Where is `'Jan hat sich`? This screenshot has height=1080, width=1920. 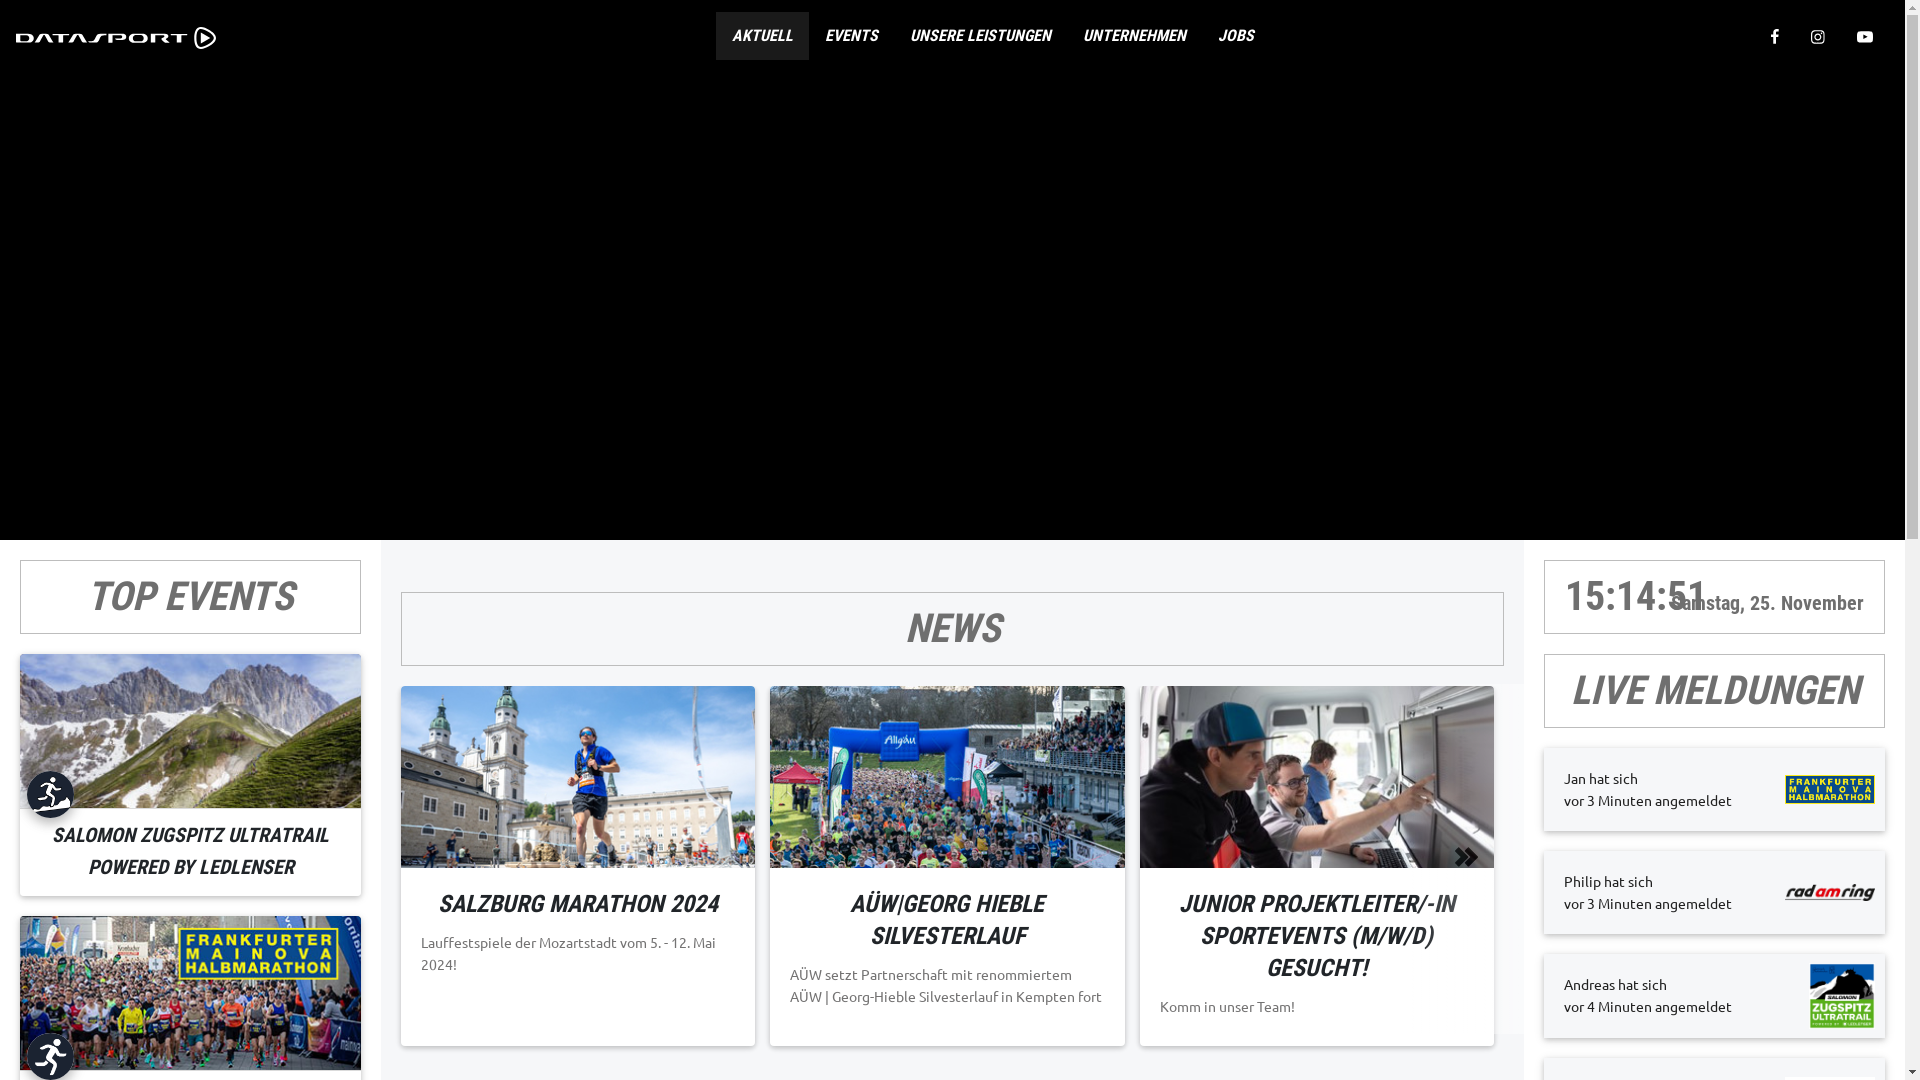 'Jan hat sich is located at coordinates (1713, 788).